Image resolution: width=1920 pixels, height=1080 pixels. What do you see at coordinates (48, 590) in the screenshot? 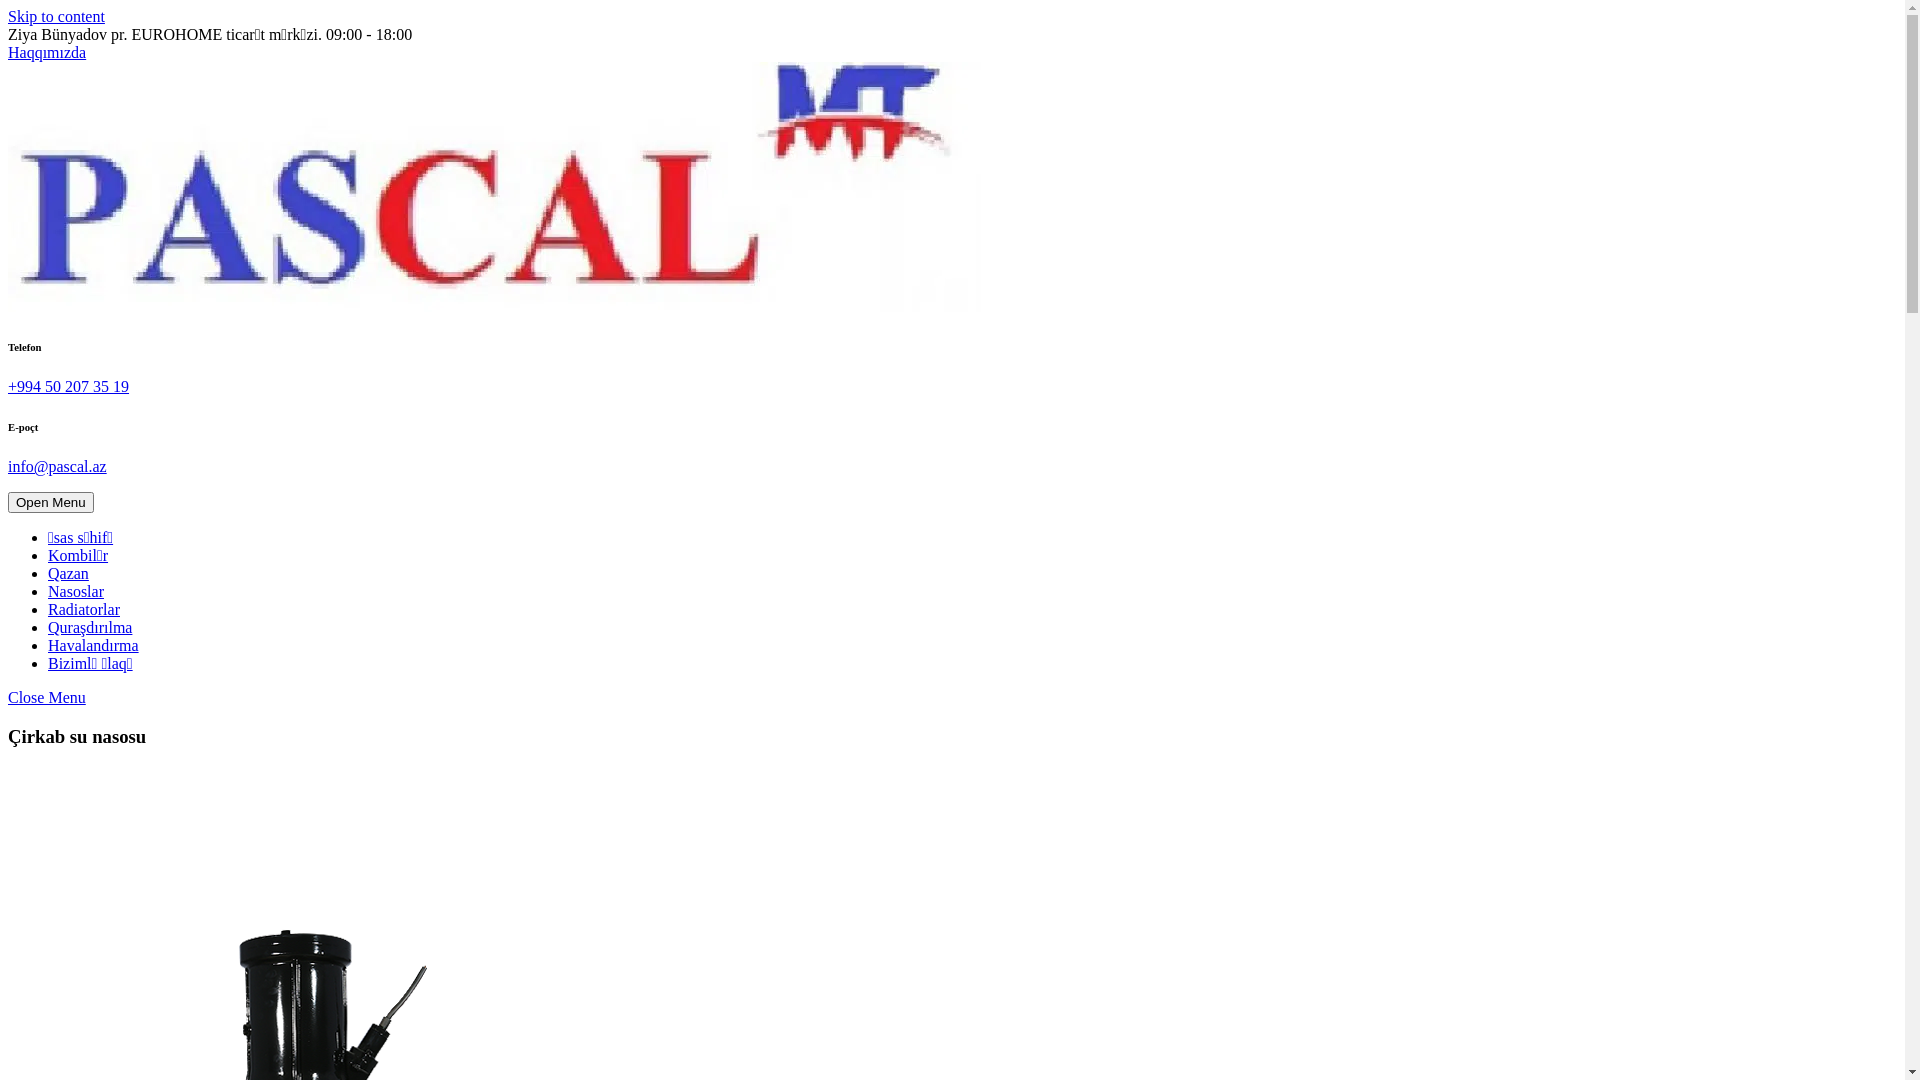
I see `'Nasoslar'` at bounding box center [48, 590].